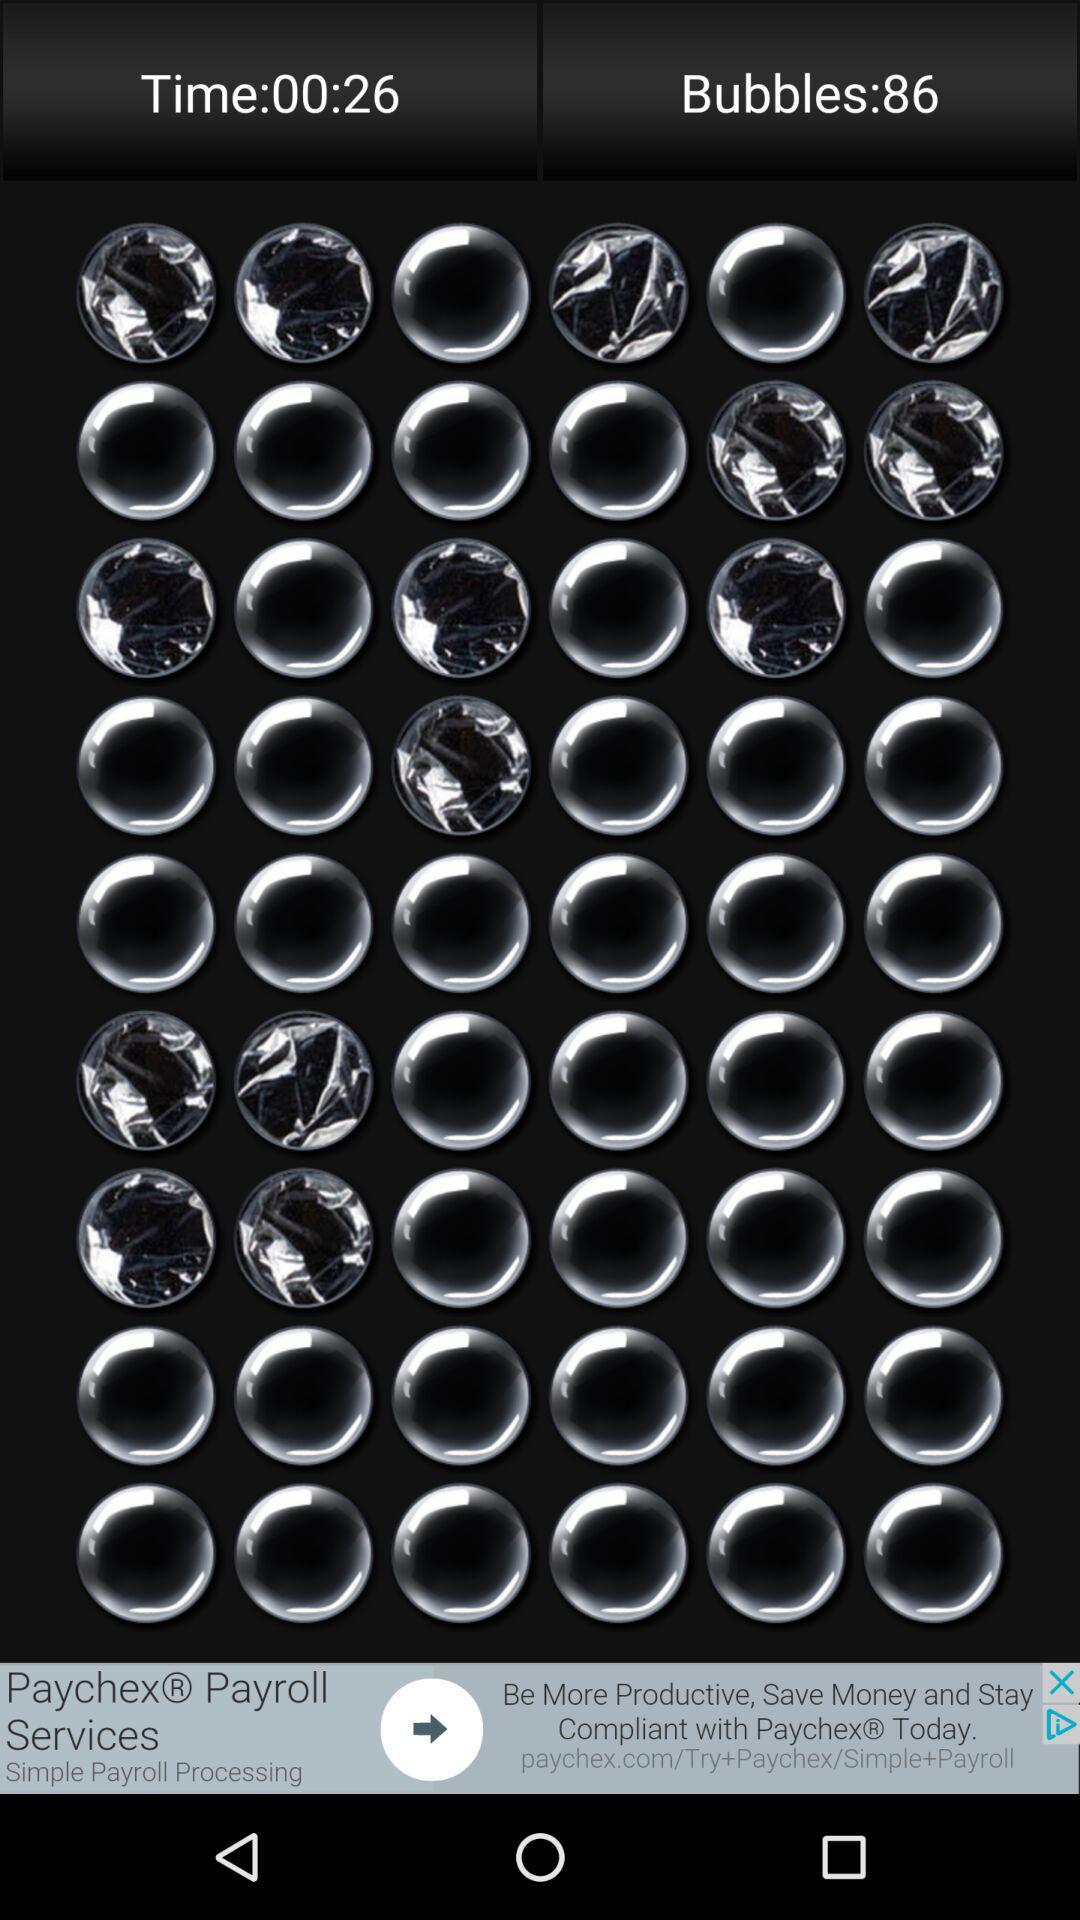  I want to click on click on bubbles, so click(617, 764).